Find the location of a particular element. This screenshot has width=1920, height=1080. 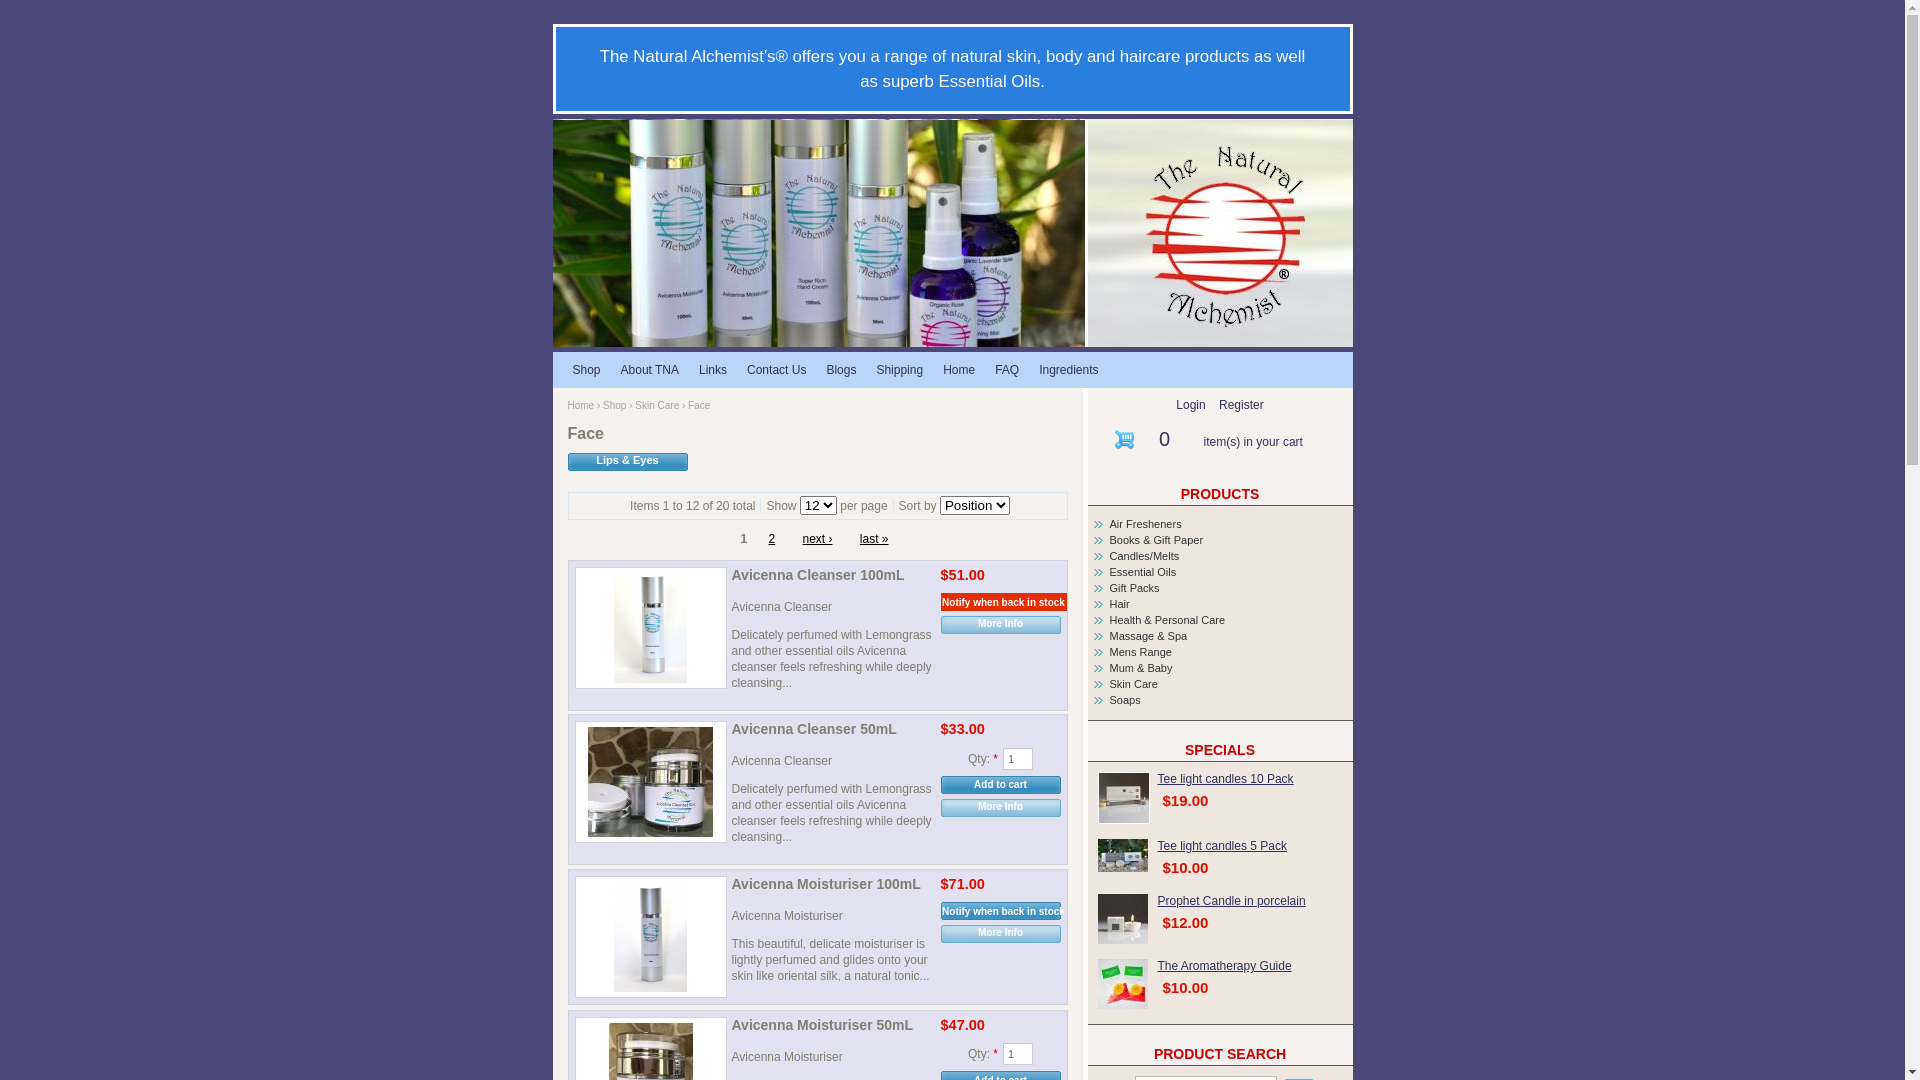

'Books & Gift Paper' is located at coordinates (1156, 540).